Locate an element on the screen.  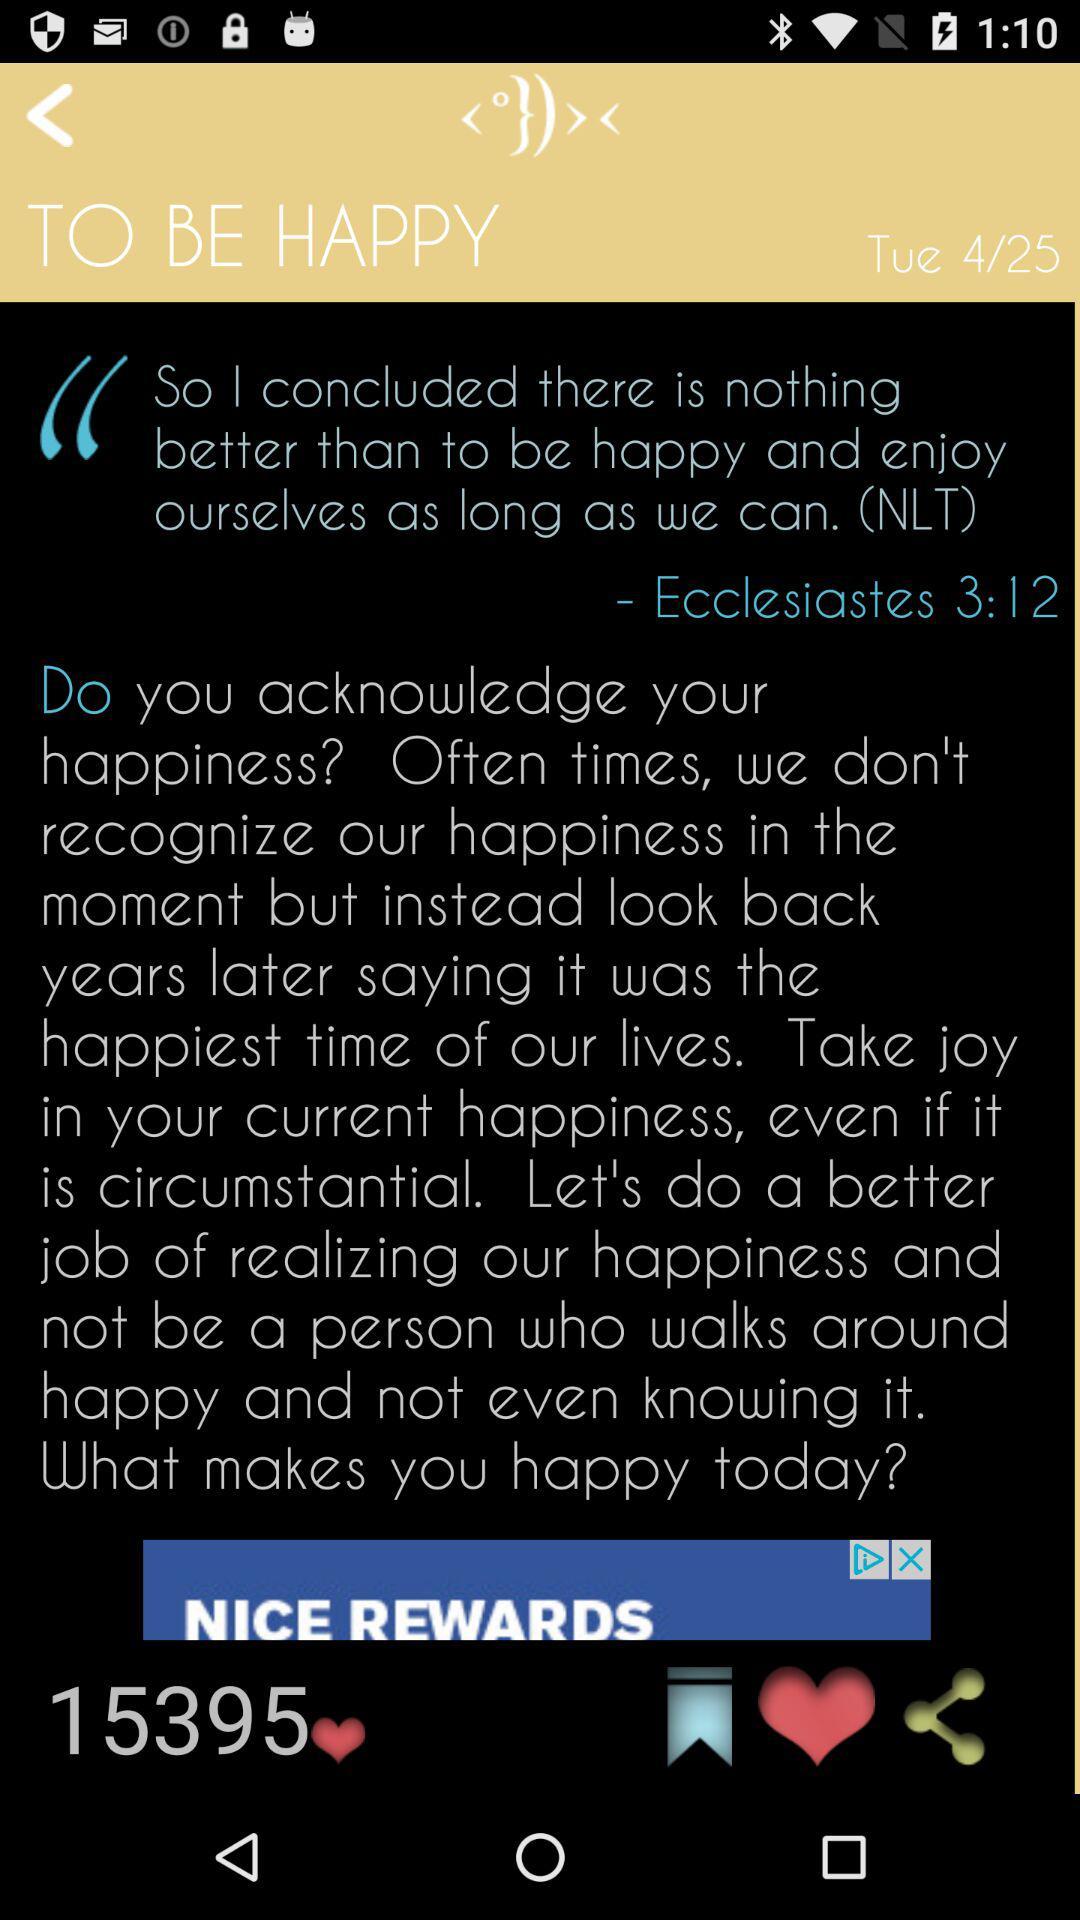
the share icon is located at coordinates (960, 1837).